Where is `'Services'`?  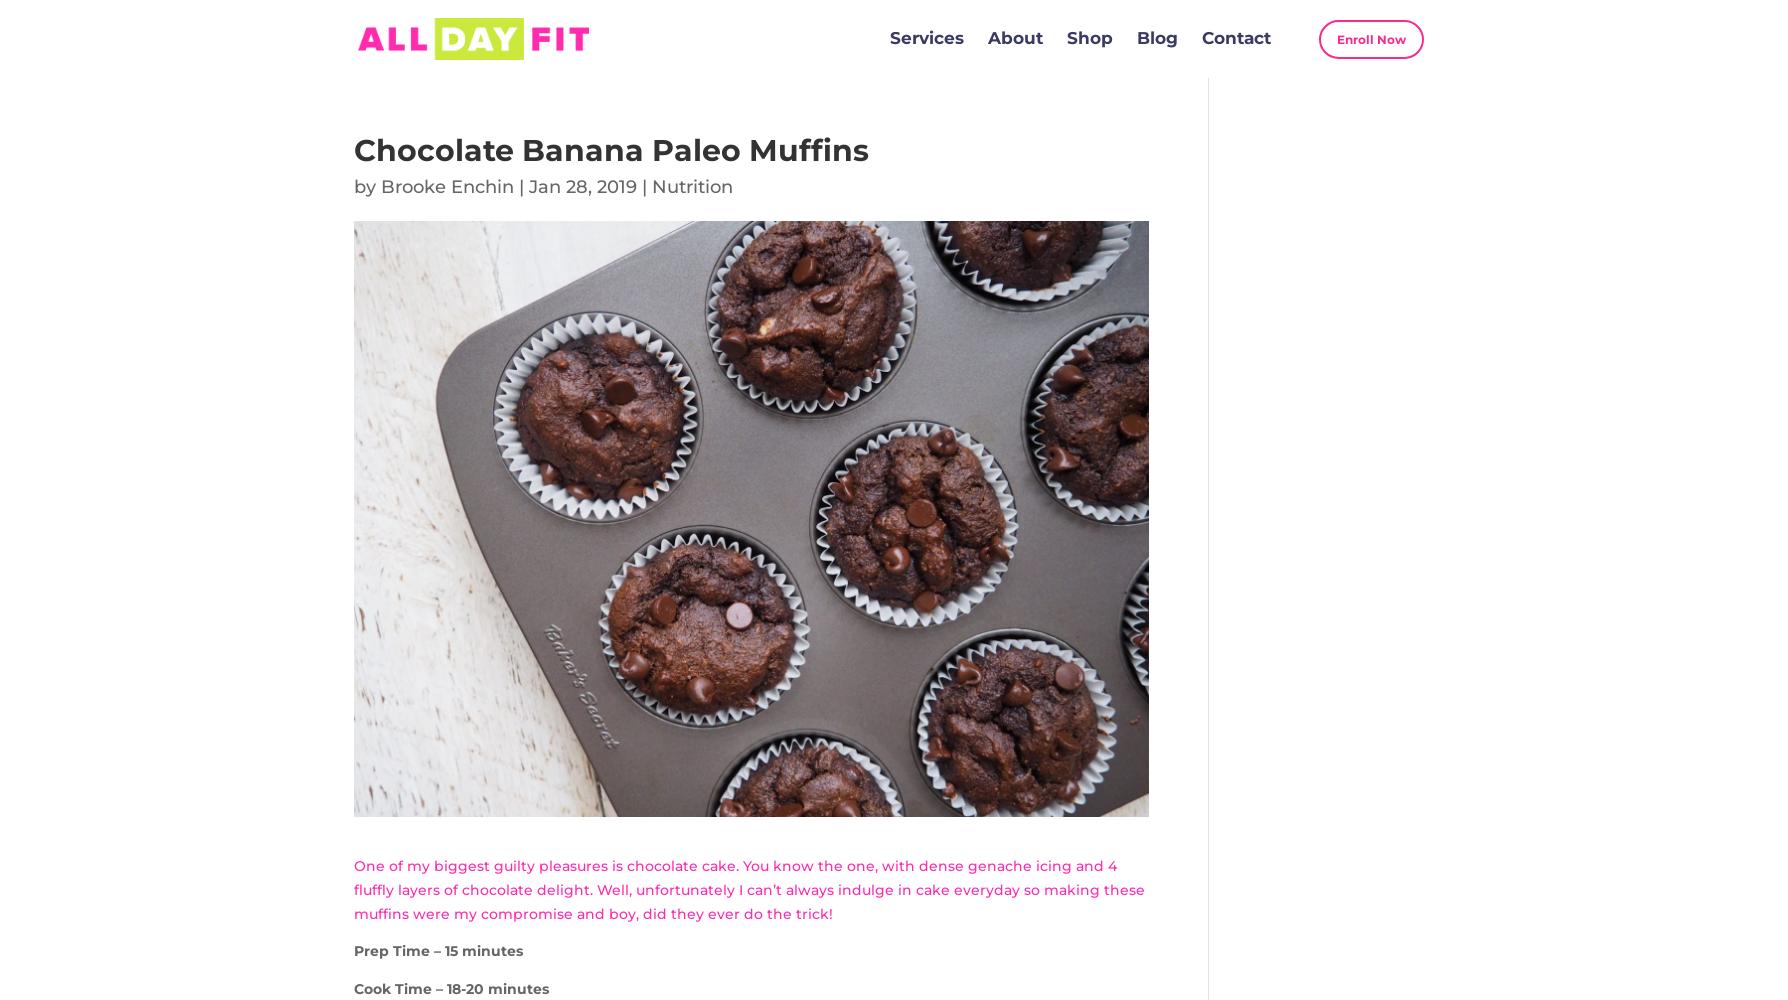 'Services' is located at coordinates (927, 38).